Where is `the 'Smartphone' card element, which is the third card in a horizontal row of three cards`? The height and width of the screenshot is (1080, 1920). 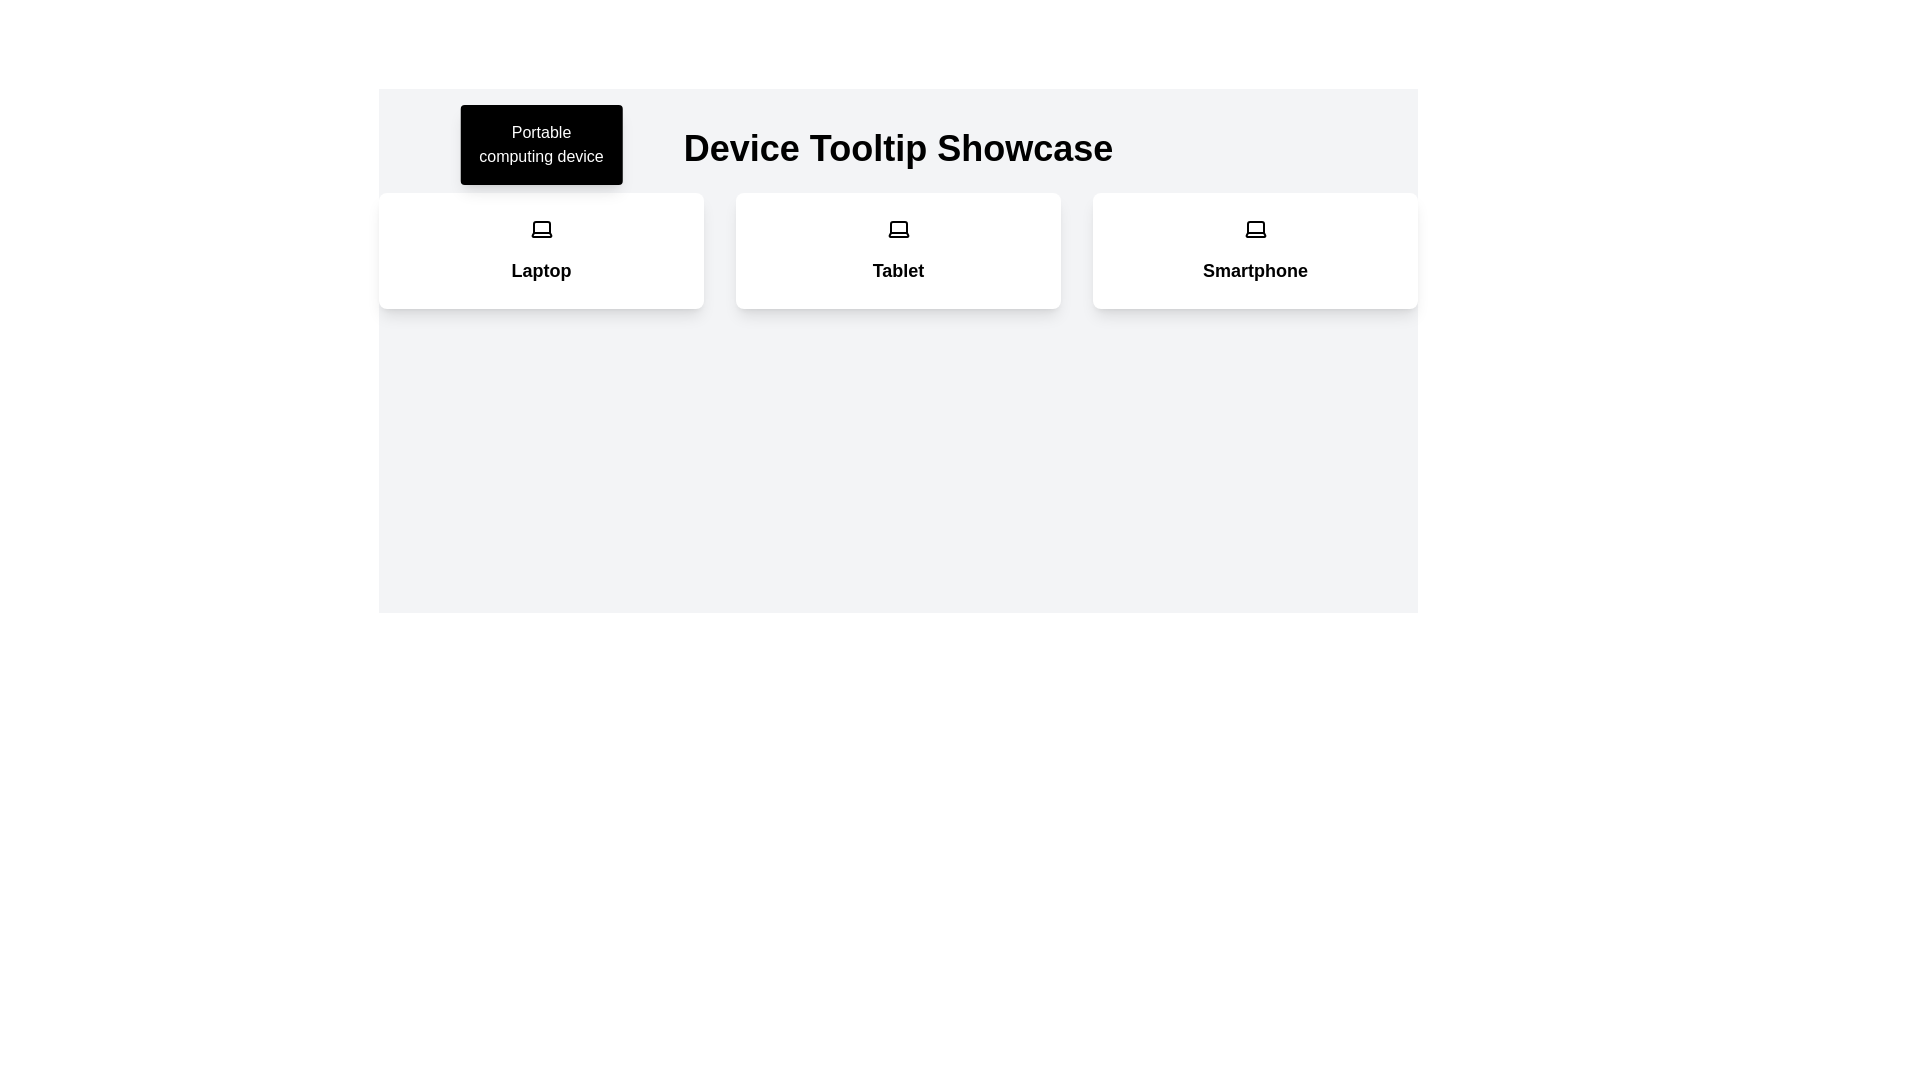
the 'Smartphone' card element, which is the third card in a horizontal row of three cards is located at coordinates (1254, 249).